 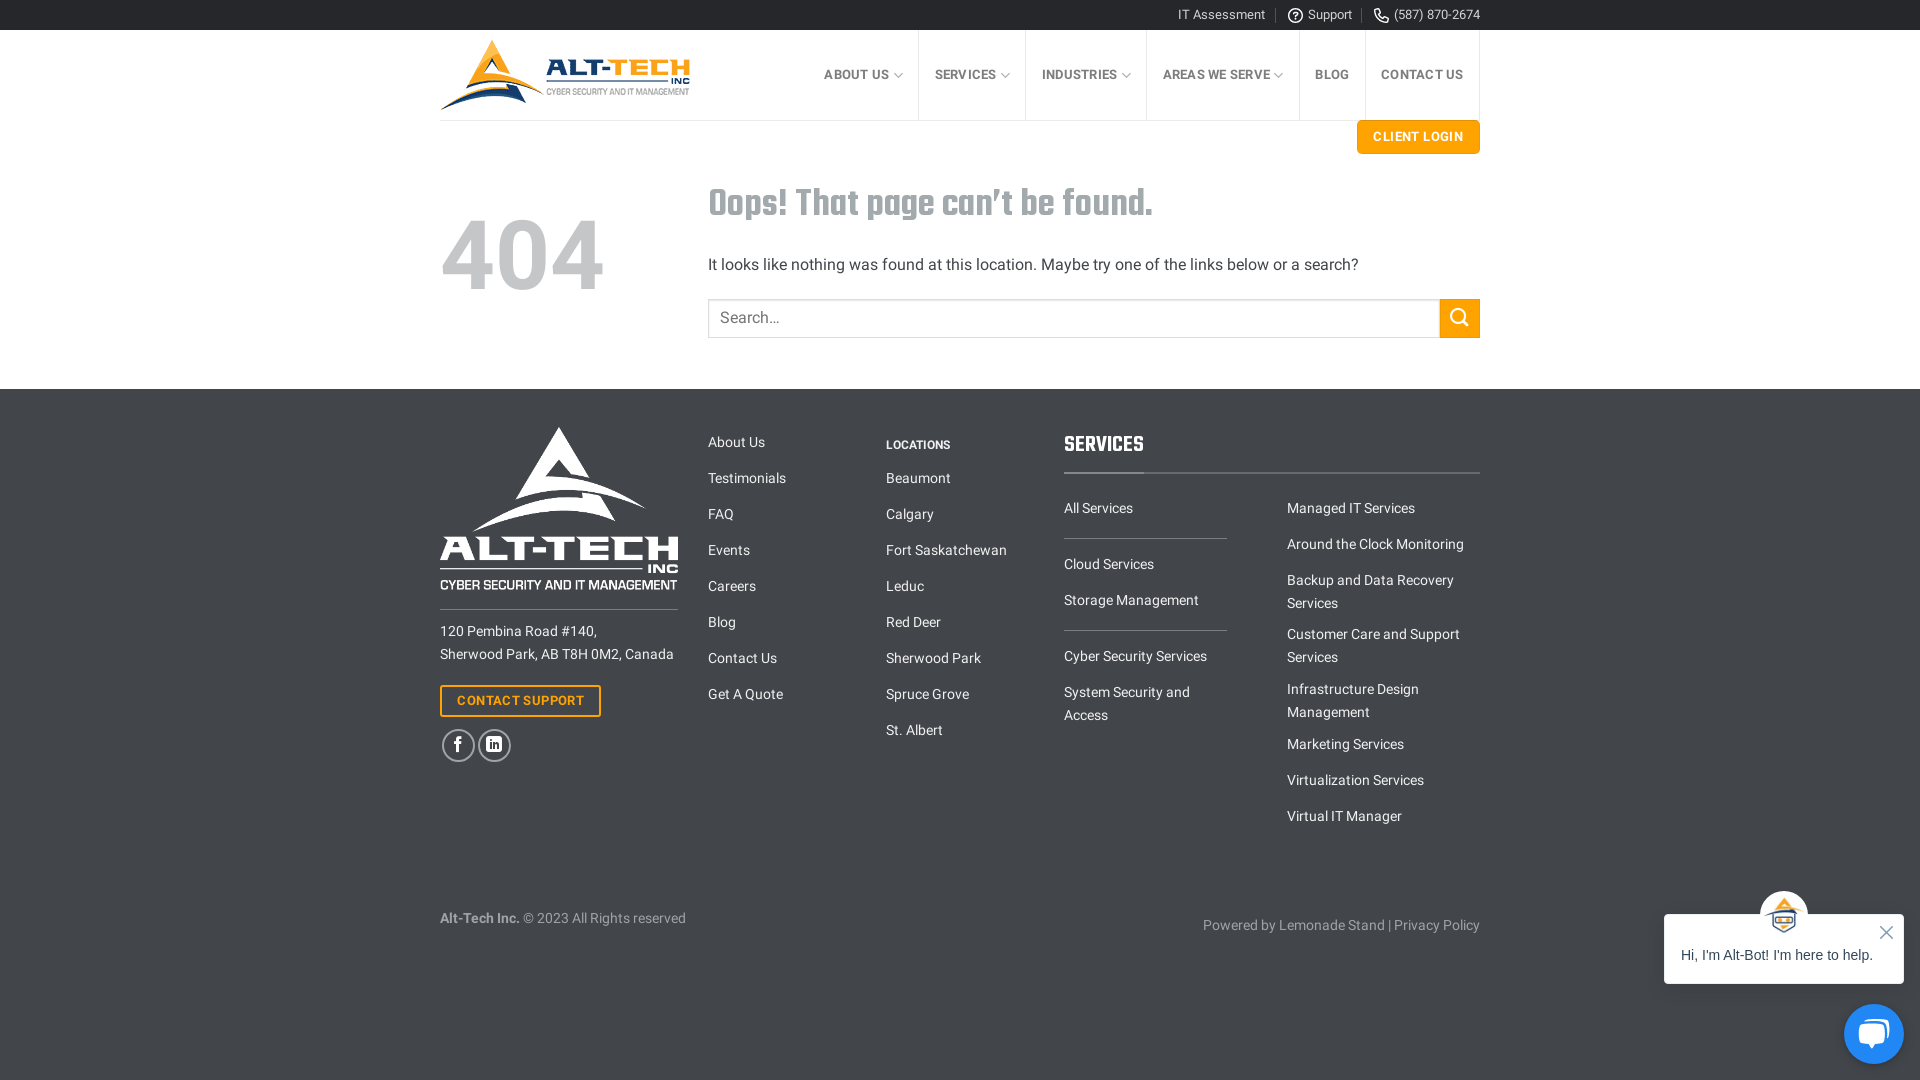 What do you see at coordinates (1435, 925) in the screenshot?
I see `'Privacy Policy'` at bounding box center [1435, 925].